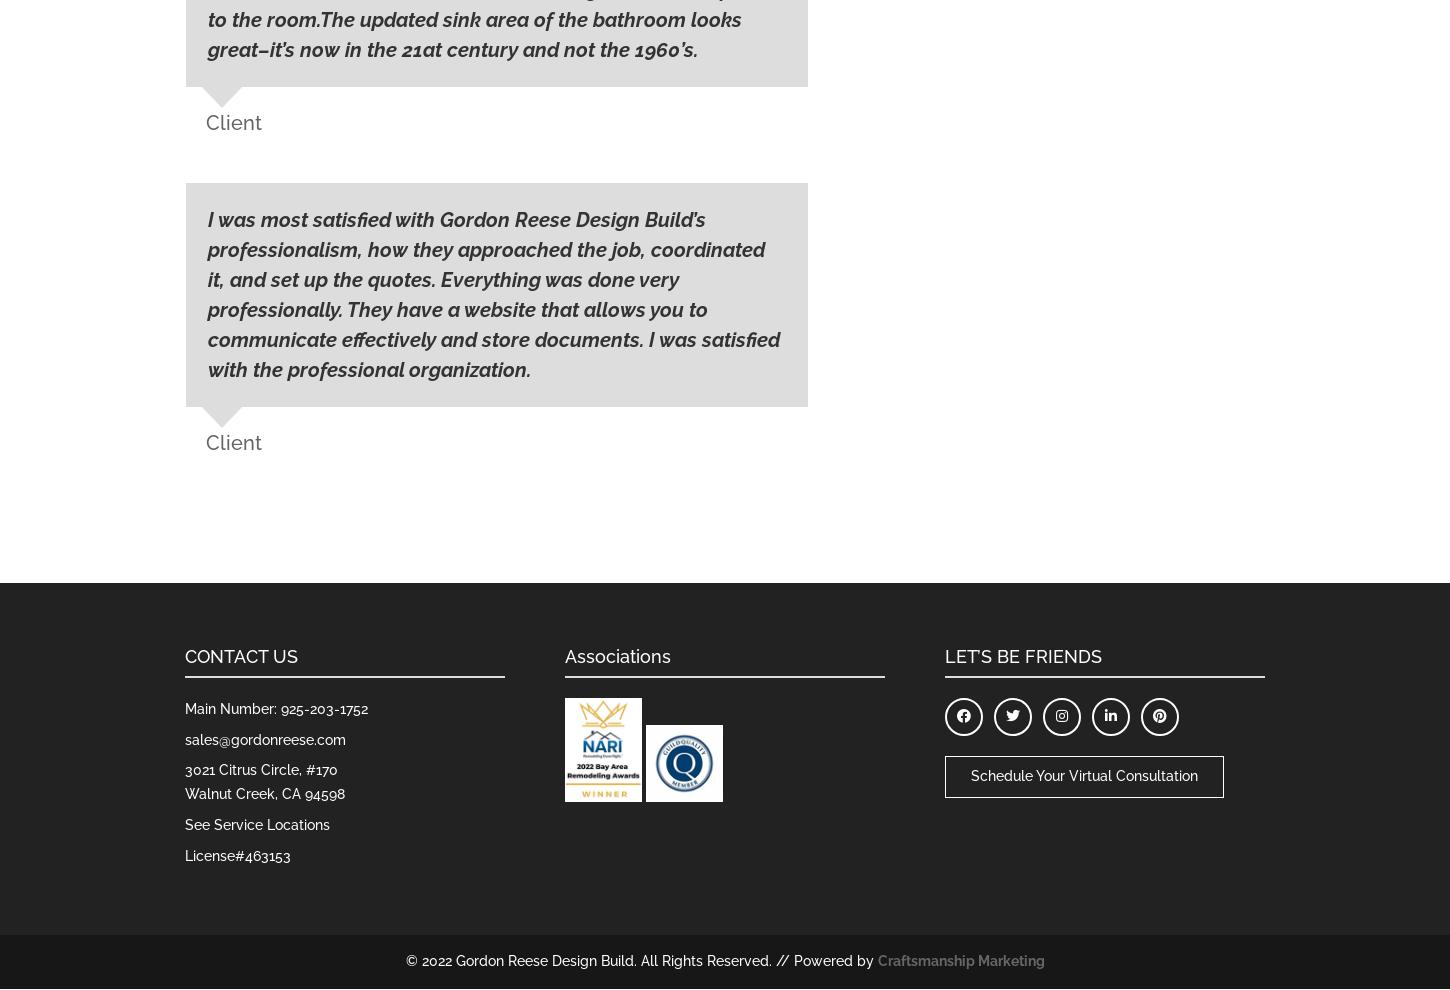  I want to click on '© 2022 Gordon Reese Design Build. All Rights Reserved. // Powered by', so click(640, 960).